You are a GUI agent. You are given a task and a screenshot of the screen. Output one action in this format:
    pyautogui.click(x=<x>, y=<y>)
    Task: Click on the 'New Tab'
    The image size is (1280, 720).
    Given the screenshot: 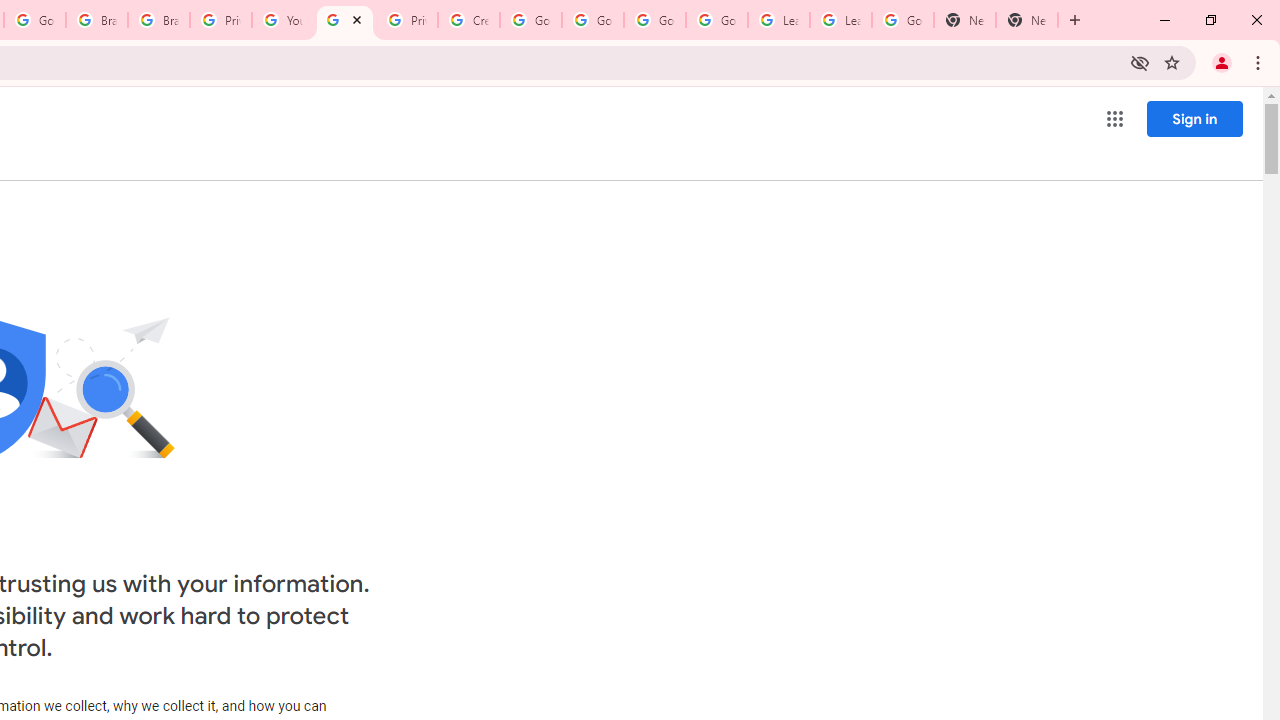 What is the action you would take?
    pyautogui.click(x=965, y=20)
    